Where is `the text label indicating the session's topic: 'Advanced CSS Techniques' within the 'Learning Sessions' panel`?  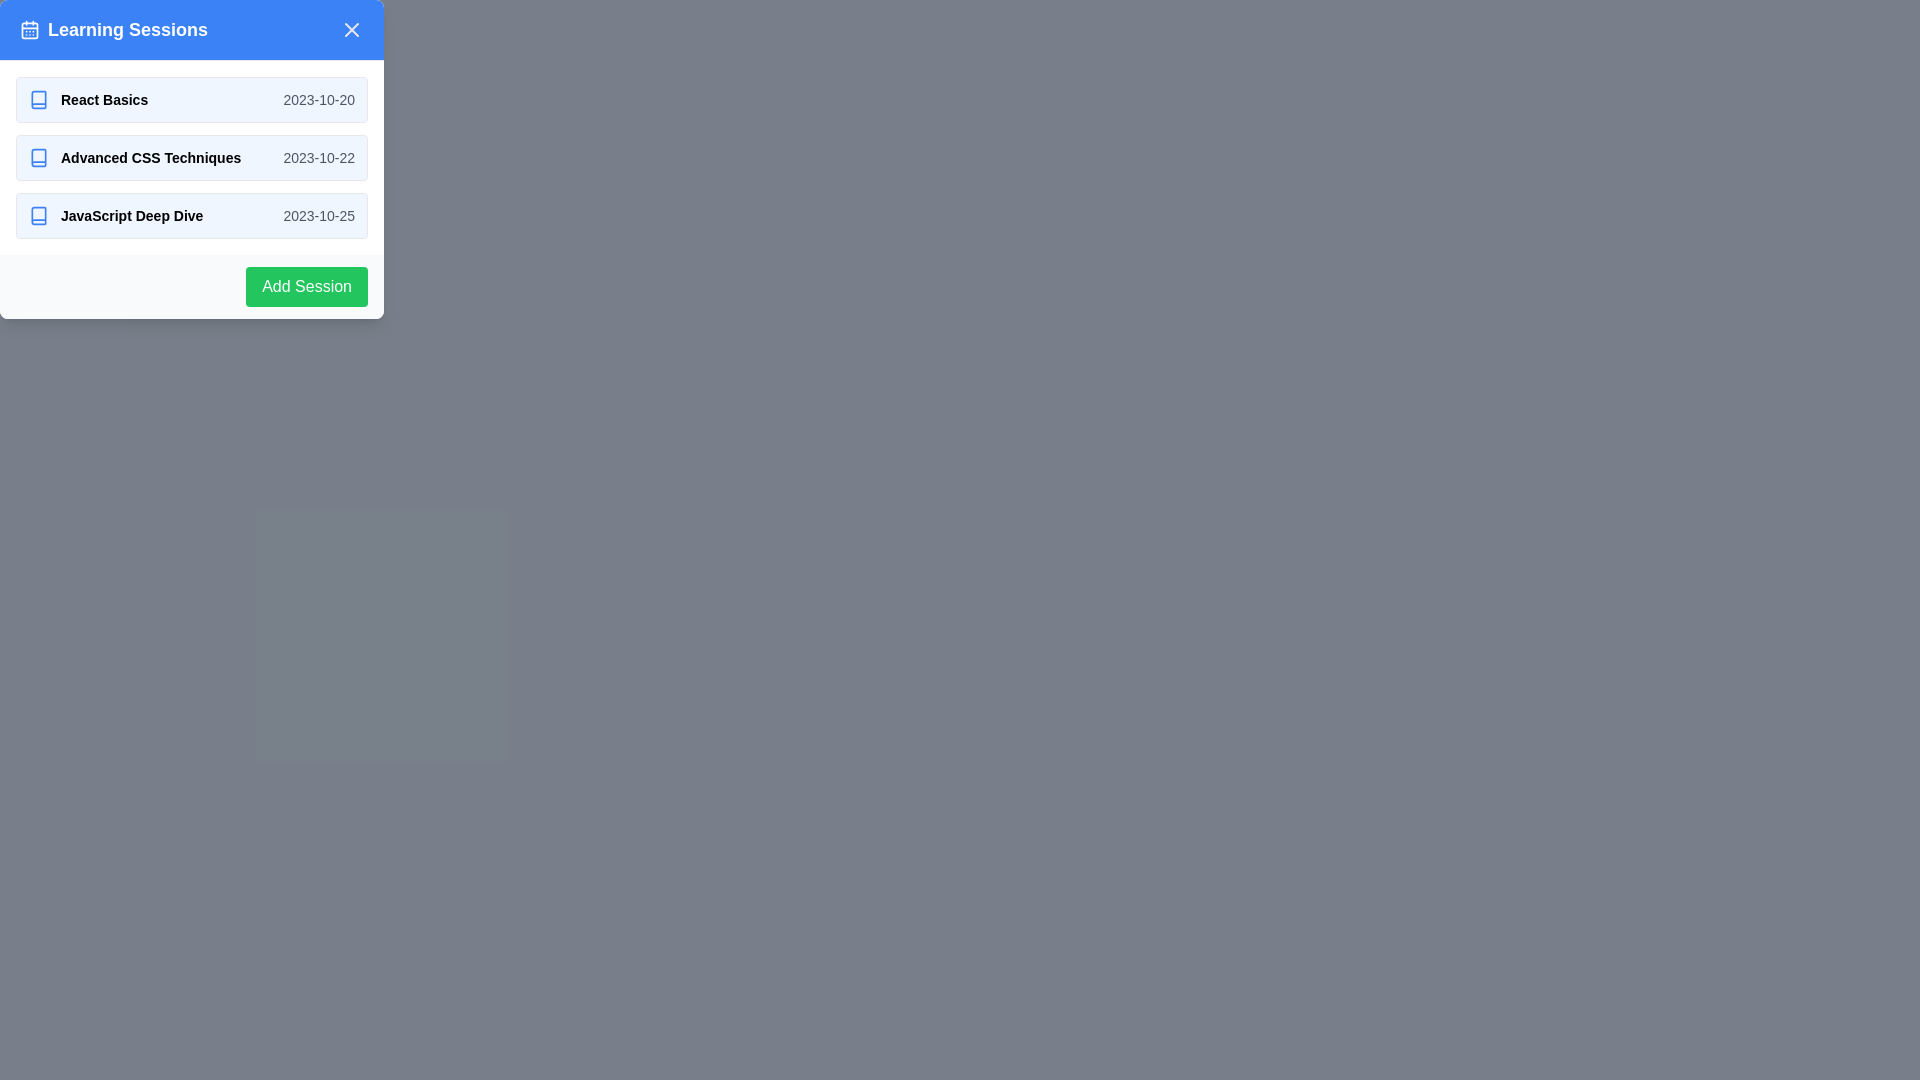
the text label indicating the session's topic: 'Advanced CSS Techniques' within the 'Learning Sessions' panel is located at coordinates (150, 157).